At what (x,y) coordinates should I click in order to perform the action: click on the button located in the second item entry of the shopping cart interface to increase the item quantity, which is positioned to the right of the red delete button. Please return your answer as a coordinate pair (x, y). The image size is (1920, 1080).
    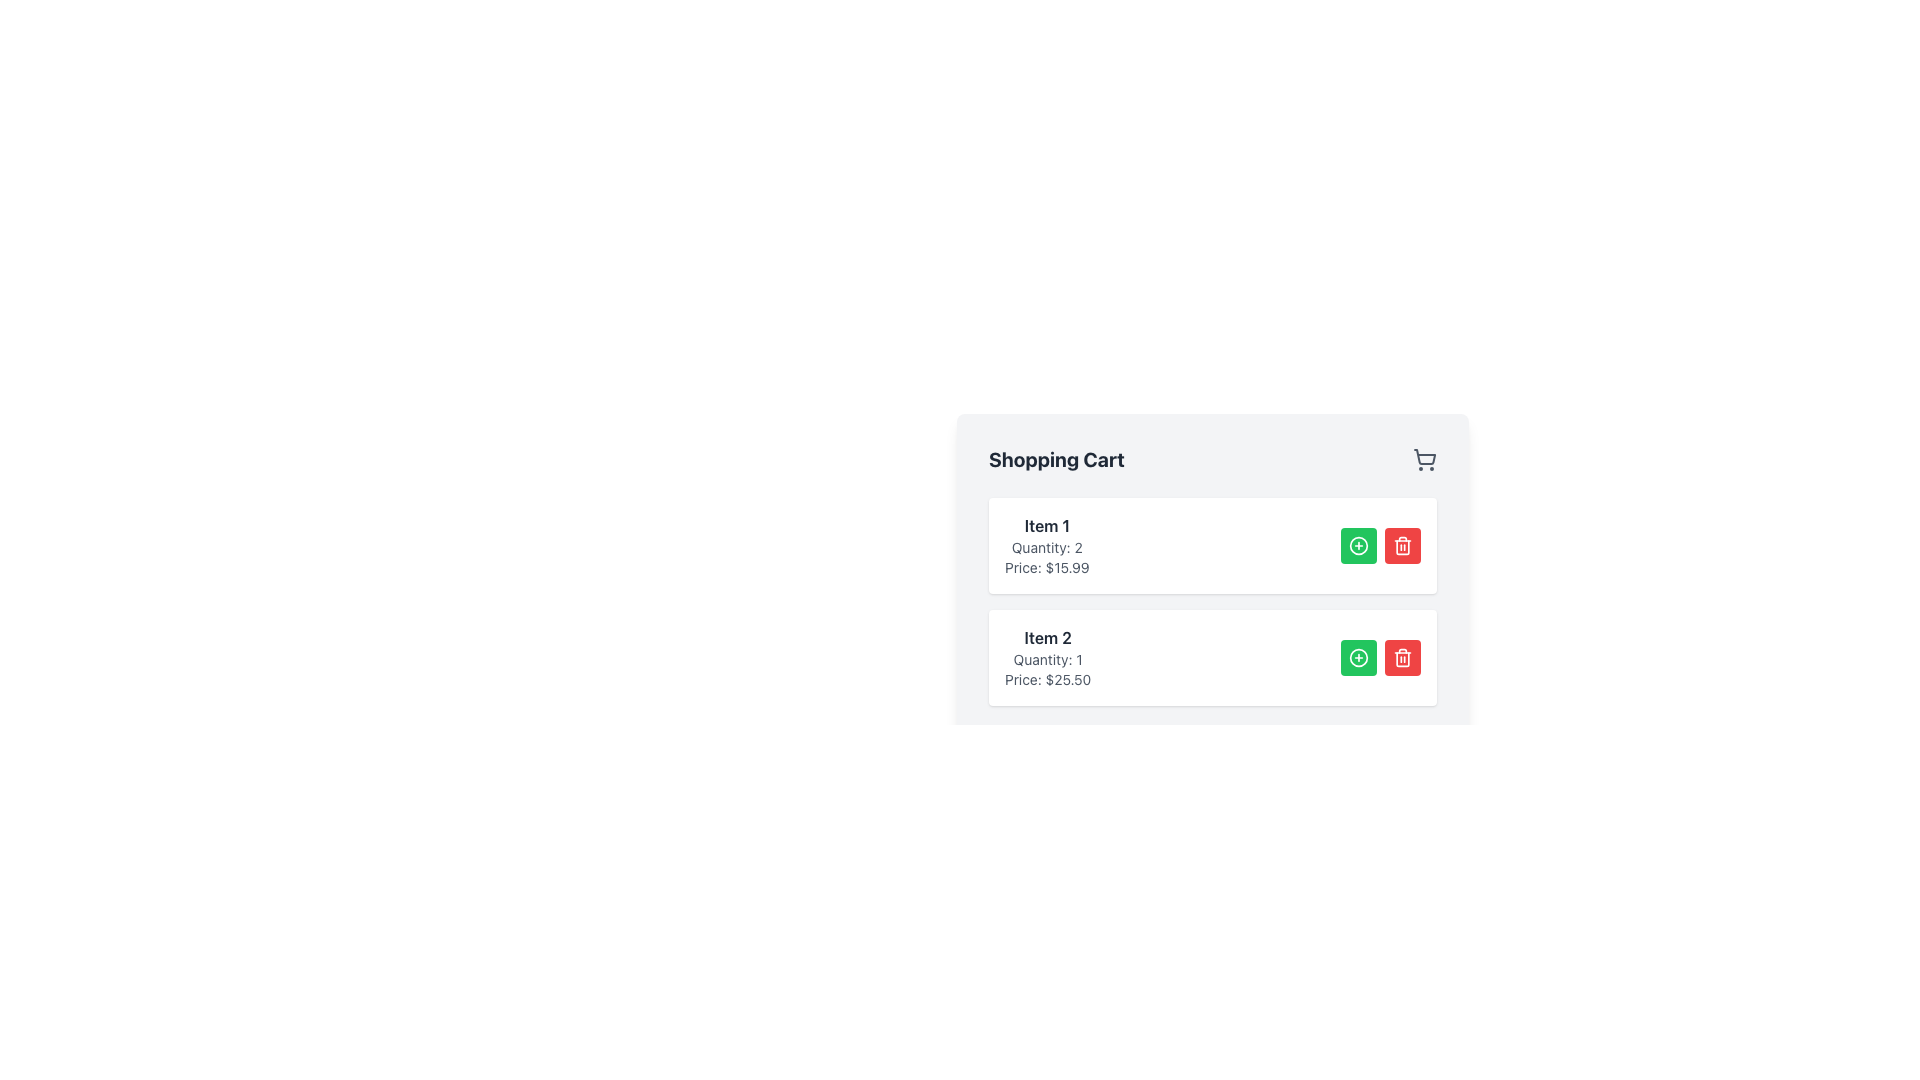
    Looking at the image, I should click on (1358, 658).